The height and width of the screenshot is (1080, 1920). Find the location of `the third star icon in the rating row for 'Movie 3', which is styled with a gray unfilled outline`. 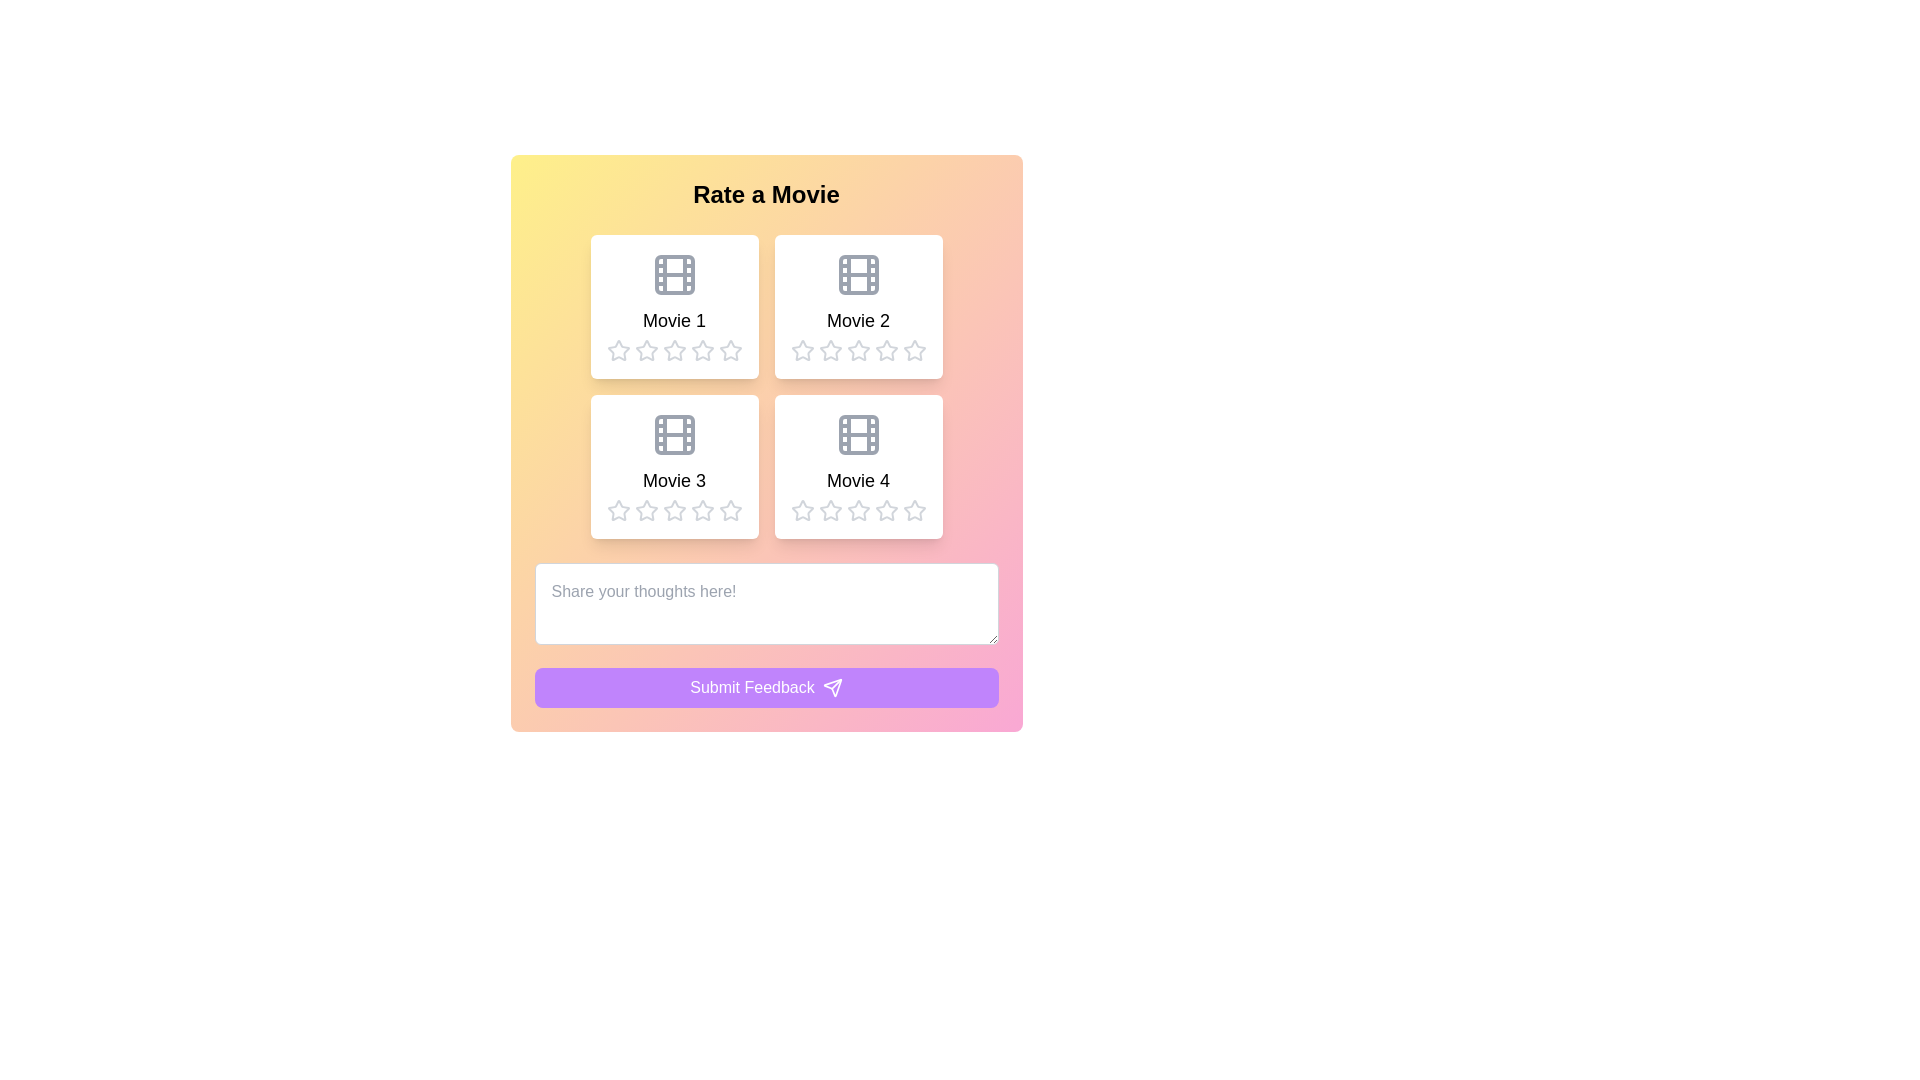

the third star icon in the rating row for 'Movie 3', which is styled with a gray unfilled outline is located at coordinates (646, 509).